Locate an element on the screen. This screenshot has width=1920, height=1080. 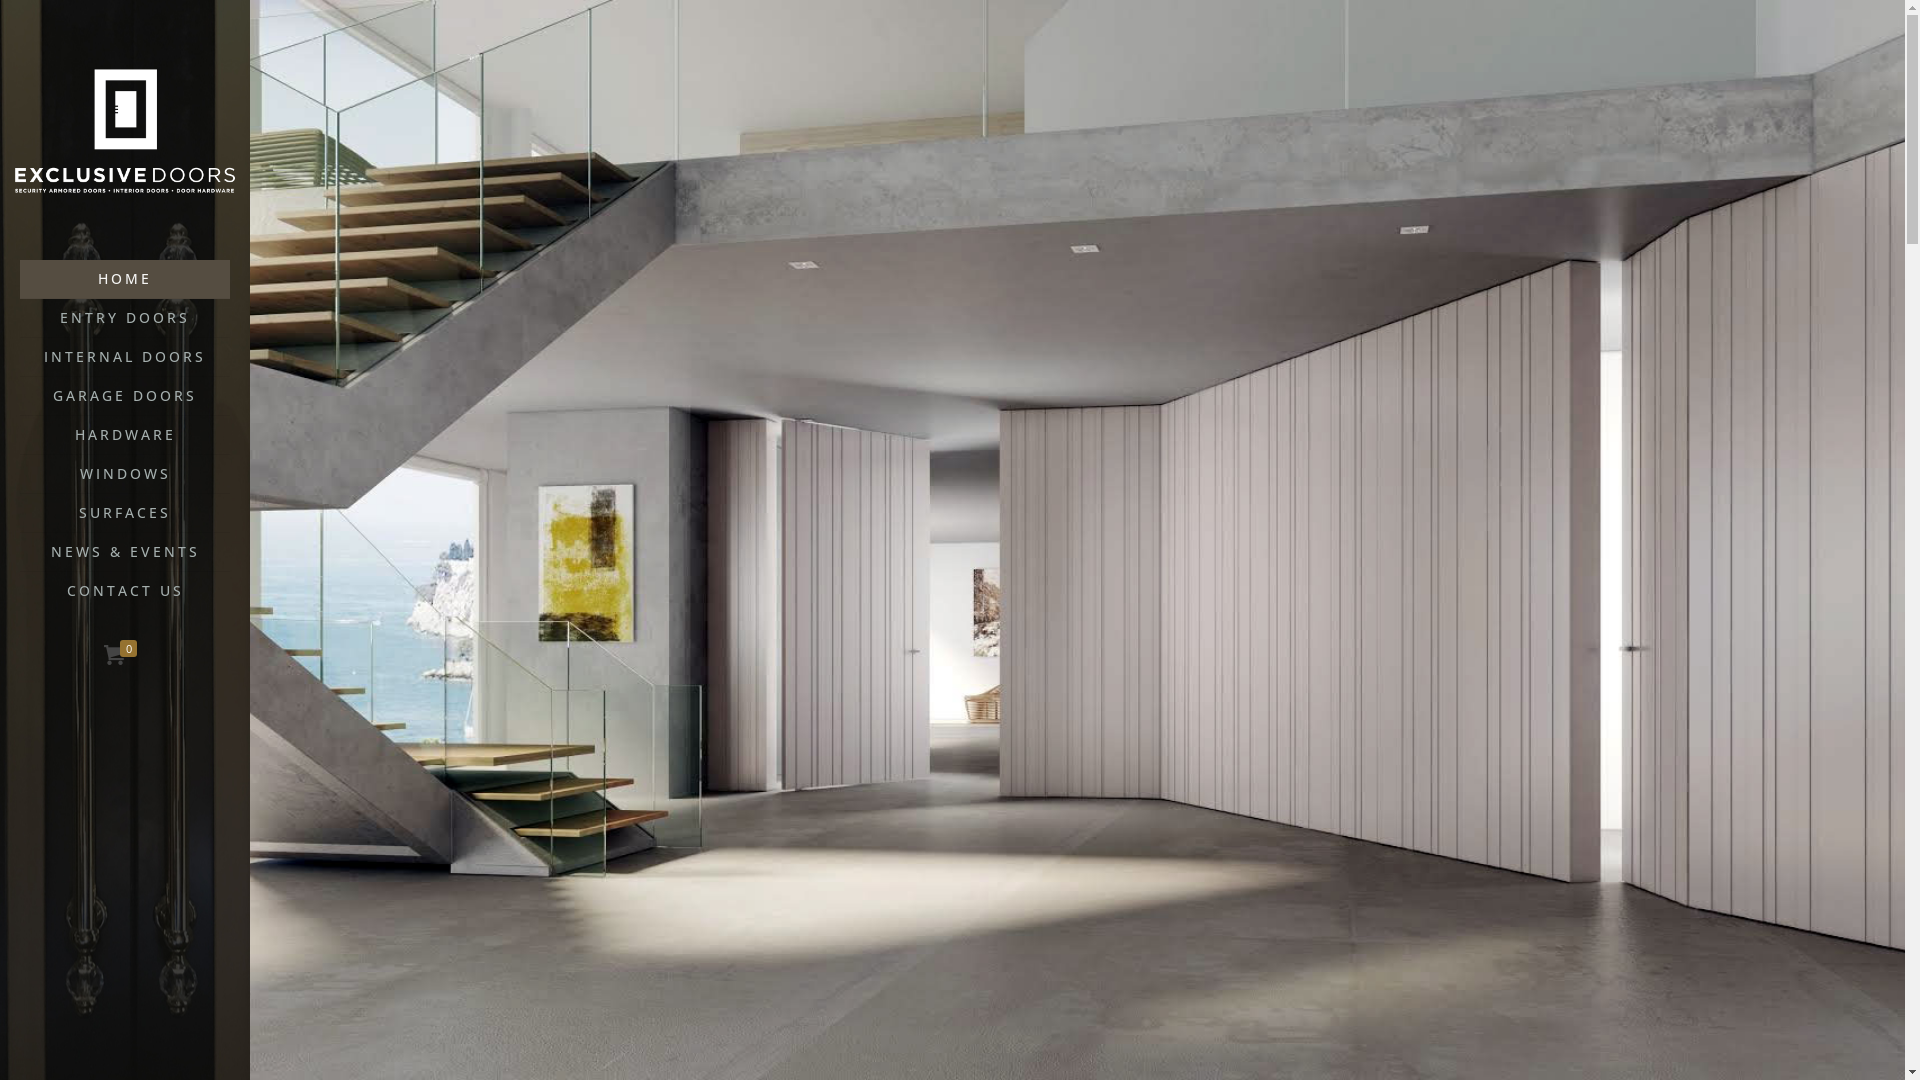
'HARDWARE' is located at coordinates (123, 434).